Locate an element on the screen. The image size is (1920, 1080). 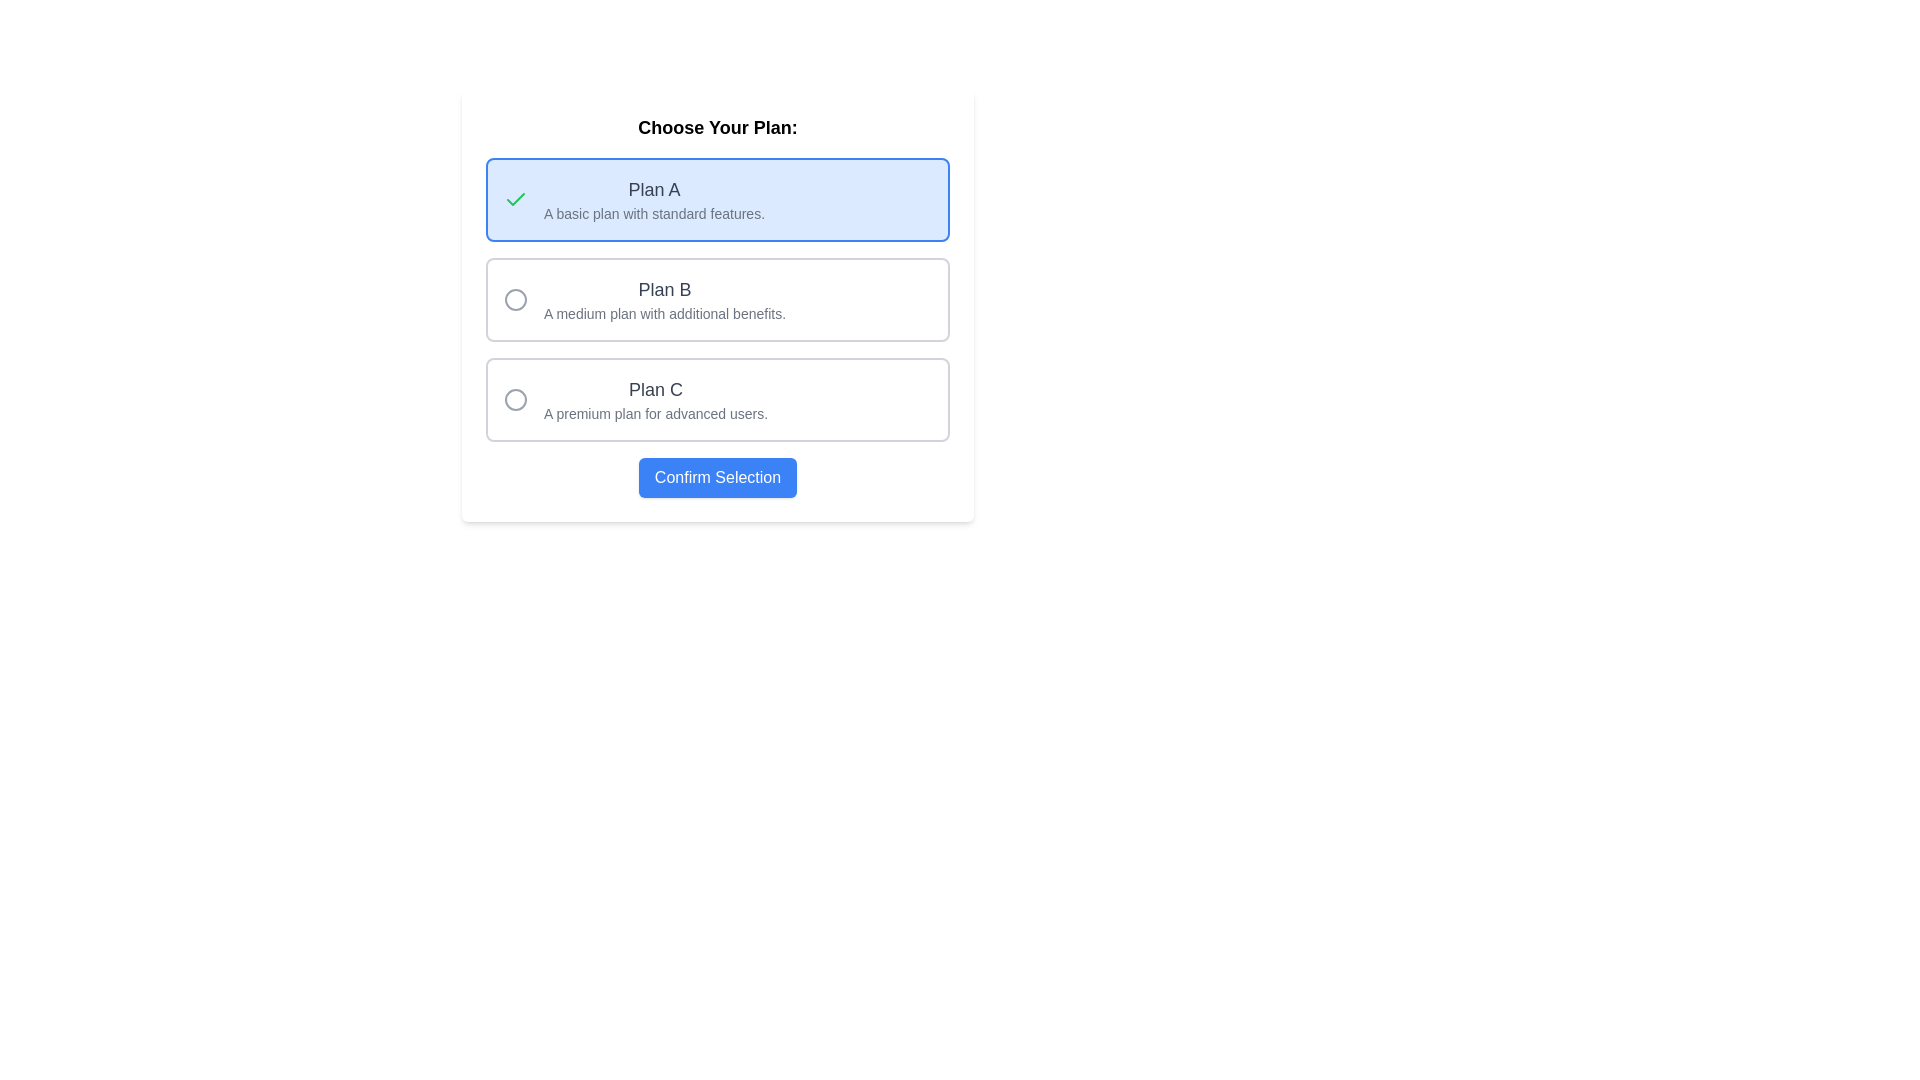
the header label 'Plan A', which is the first selectable option in the 'Choose Your Plan' section, located above the subtext and aligned left of the green checkmark icon is located at coordinates (654, 189).